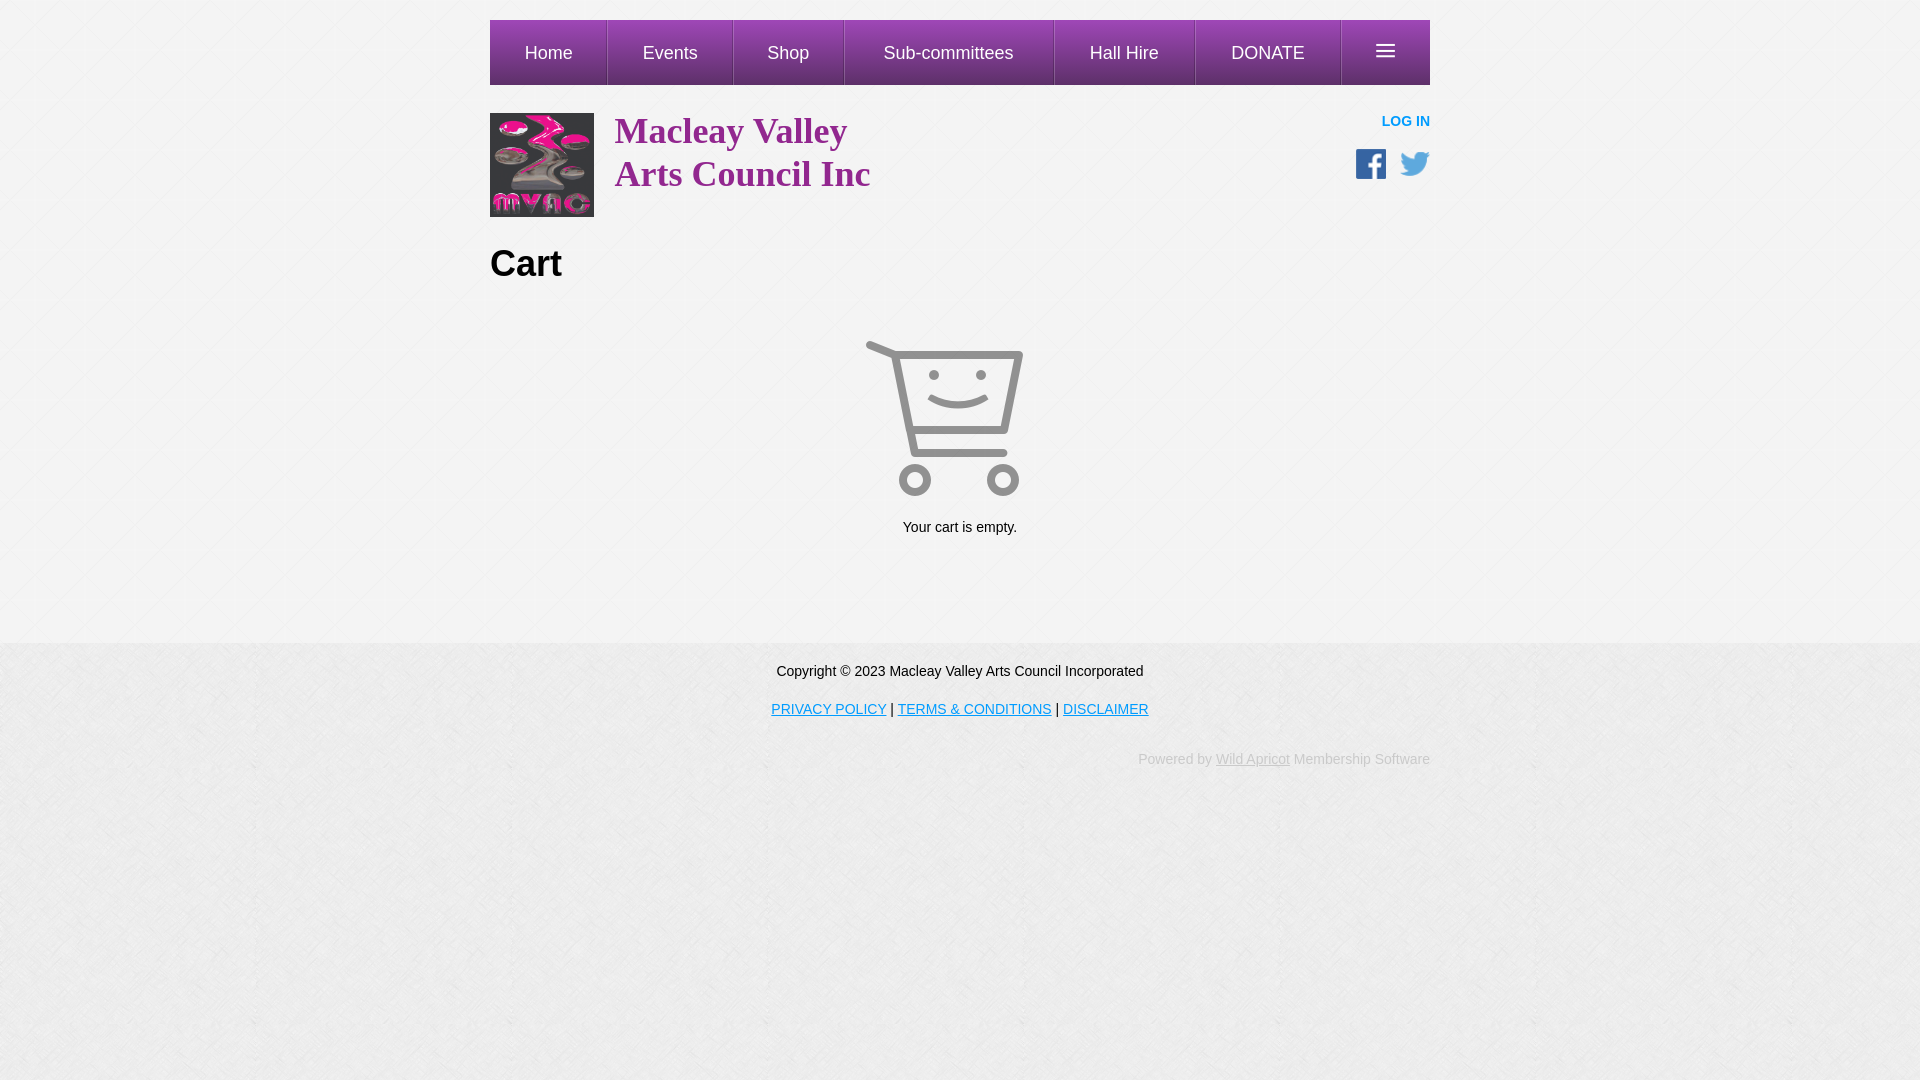  Describe the element at coordinates (1104, 708) in the screenshot. I see `'DISCLAIMER'` at that location.